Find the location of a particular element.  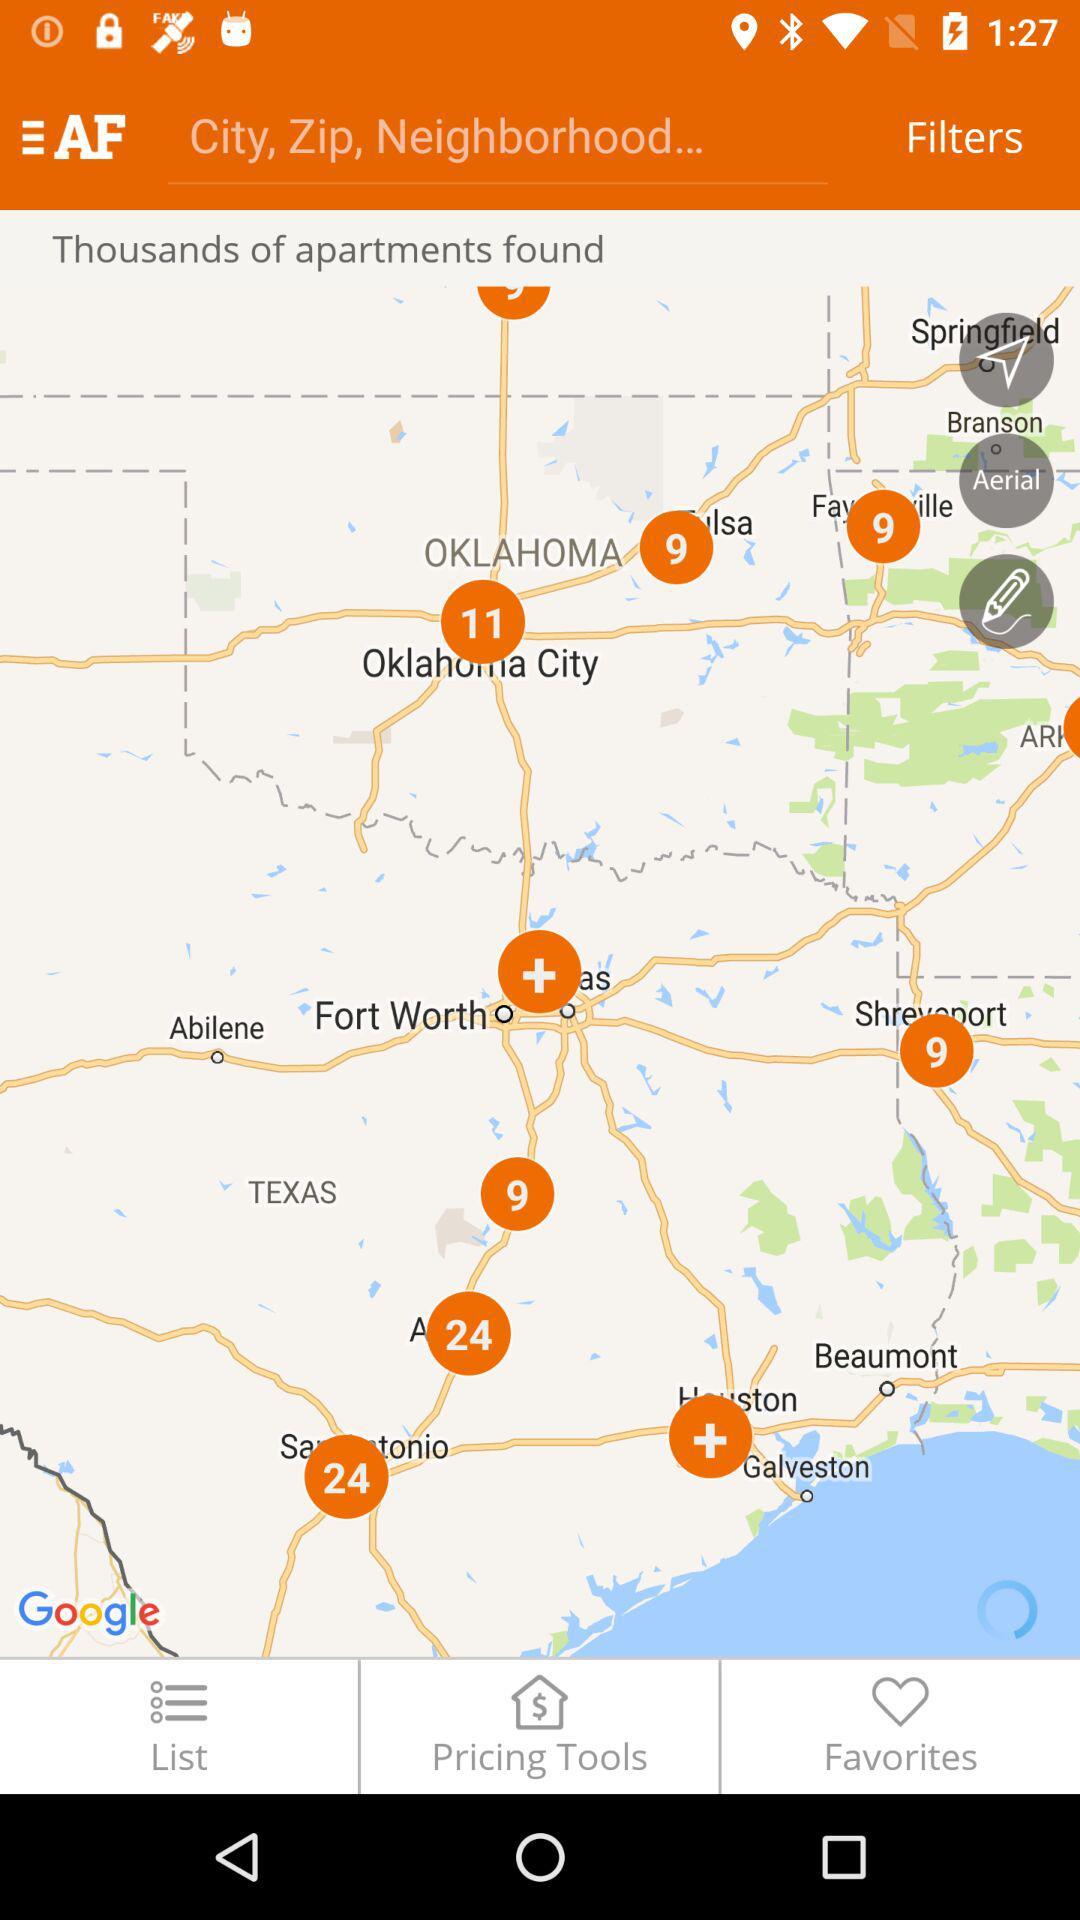

address is located at coordinates (496, 133).